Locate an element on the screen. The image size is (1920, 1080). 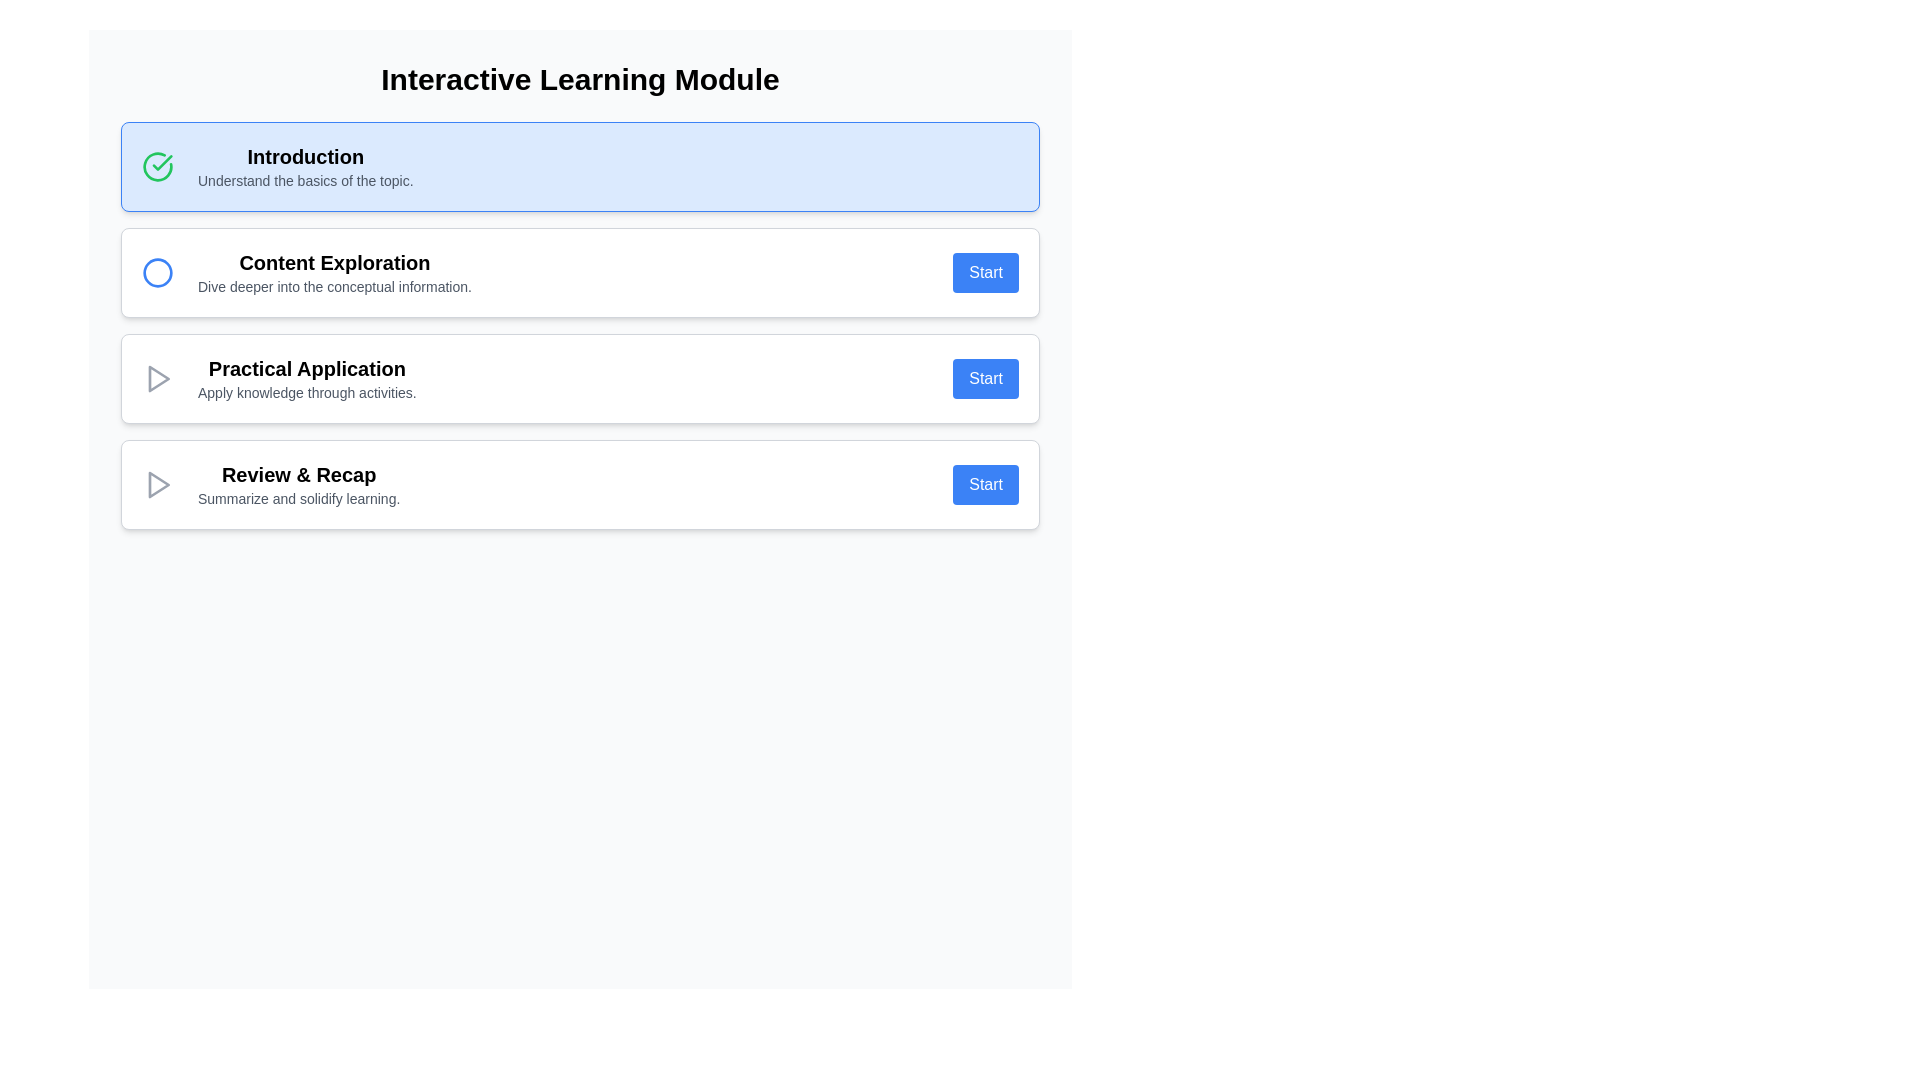
text element providing a brief description or subtitle for the module labeled 'Practical Application', located directly below the heading of the same name is located at coordinates (306, 393).